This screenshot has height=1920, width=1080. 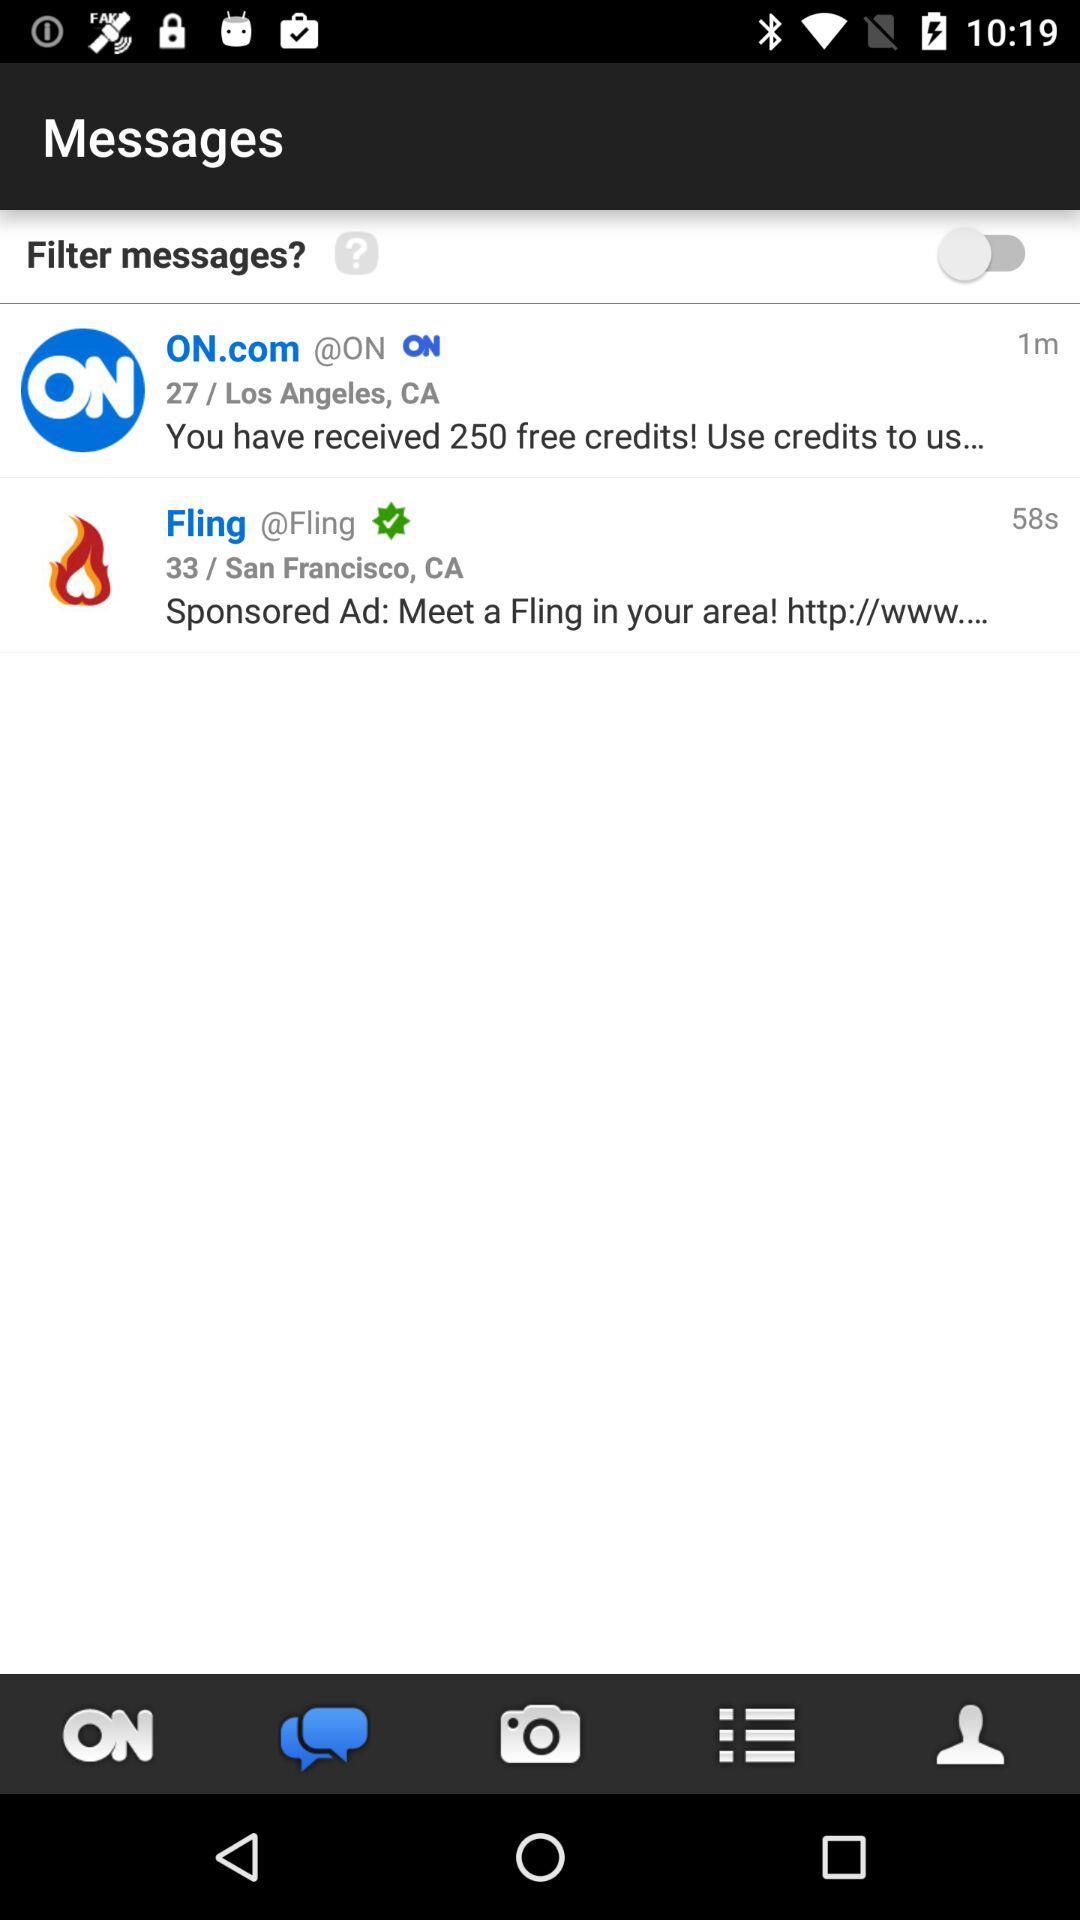 I want to click on you have received icon, so click(x=580, y=434).